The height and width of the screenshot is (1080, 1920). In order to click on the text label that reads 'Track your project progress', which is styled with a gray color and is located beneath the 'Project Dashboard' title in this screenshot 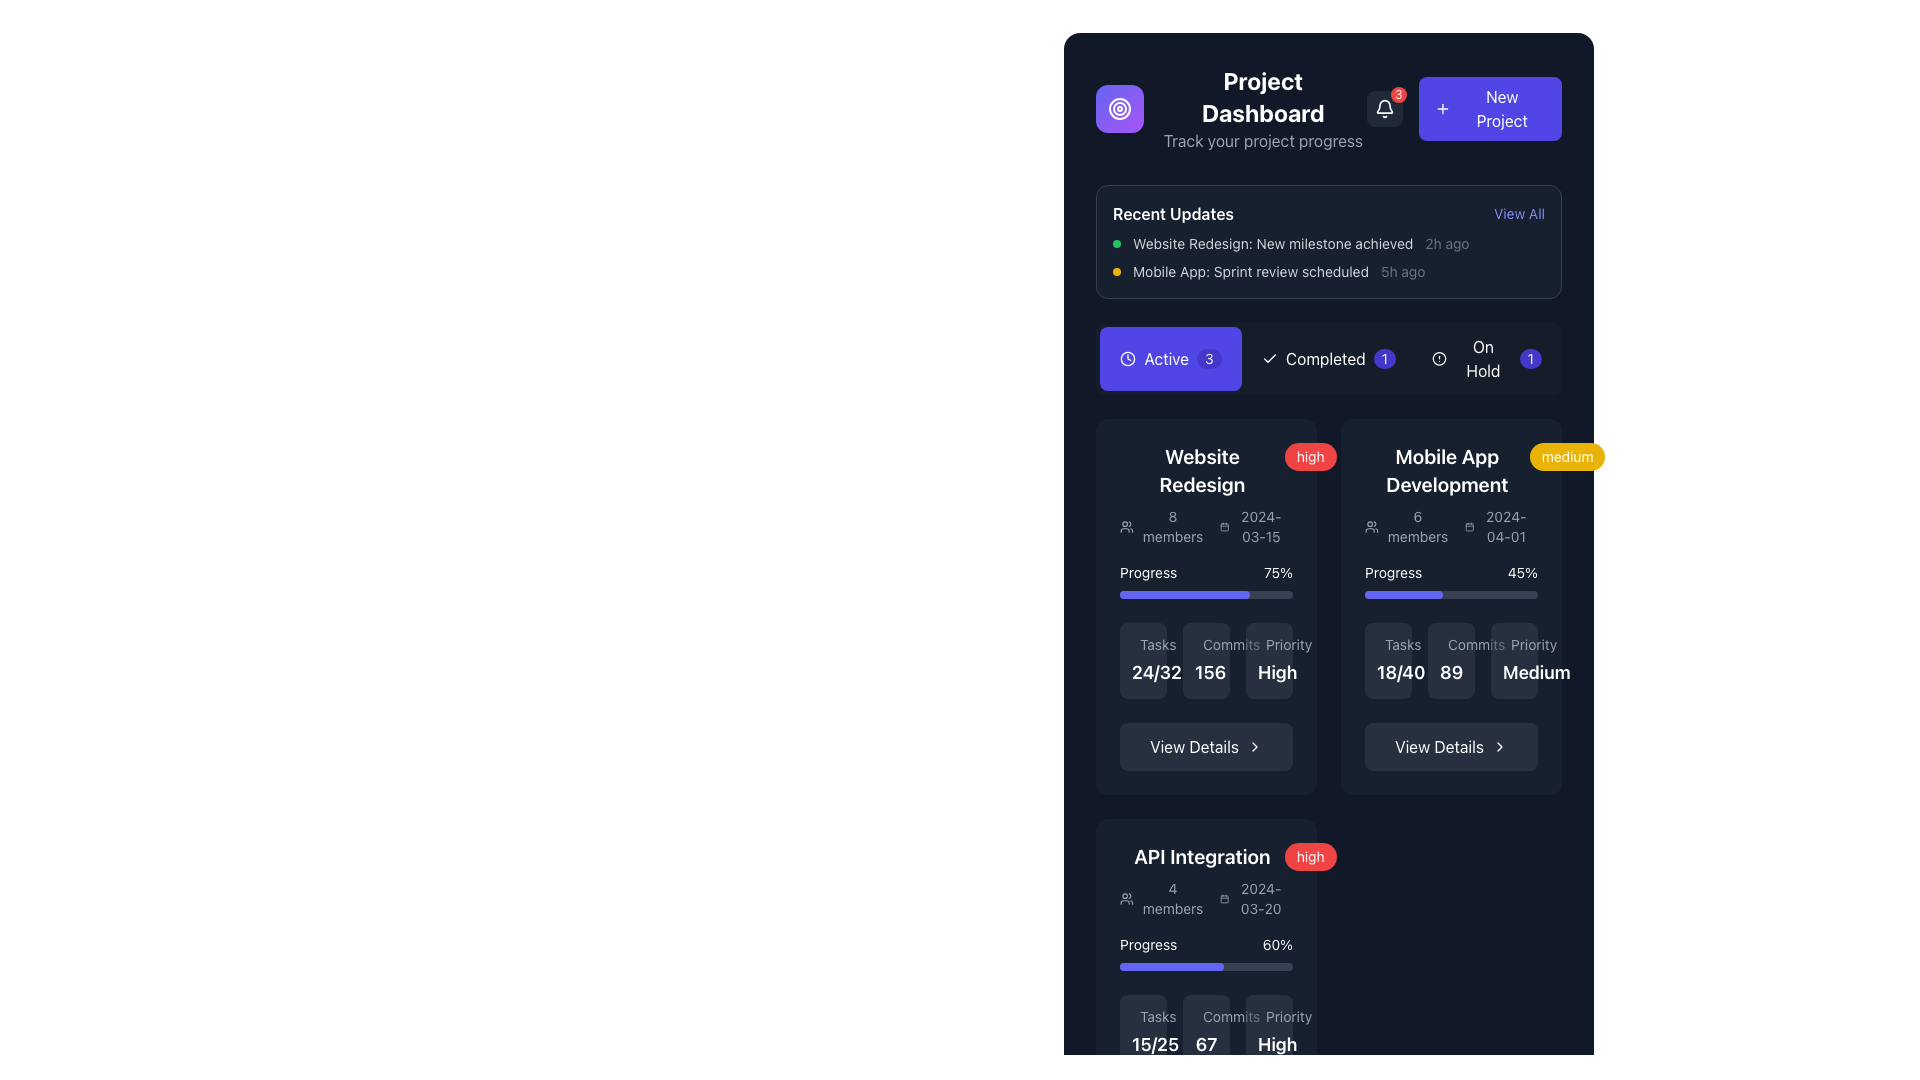, I will do `click(1262, 140)`.